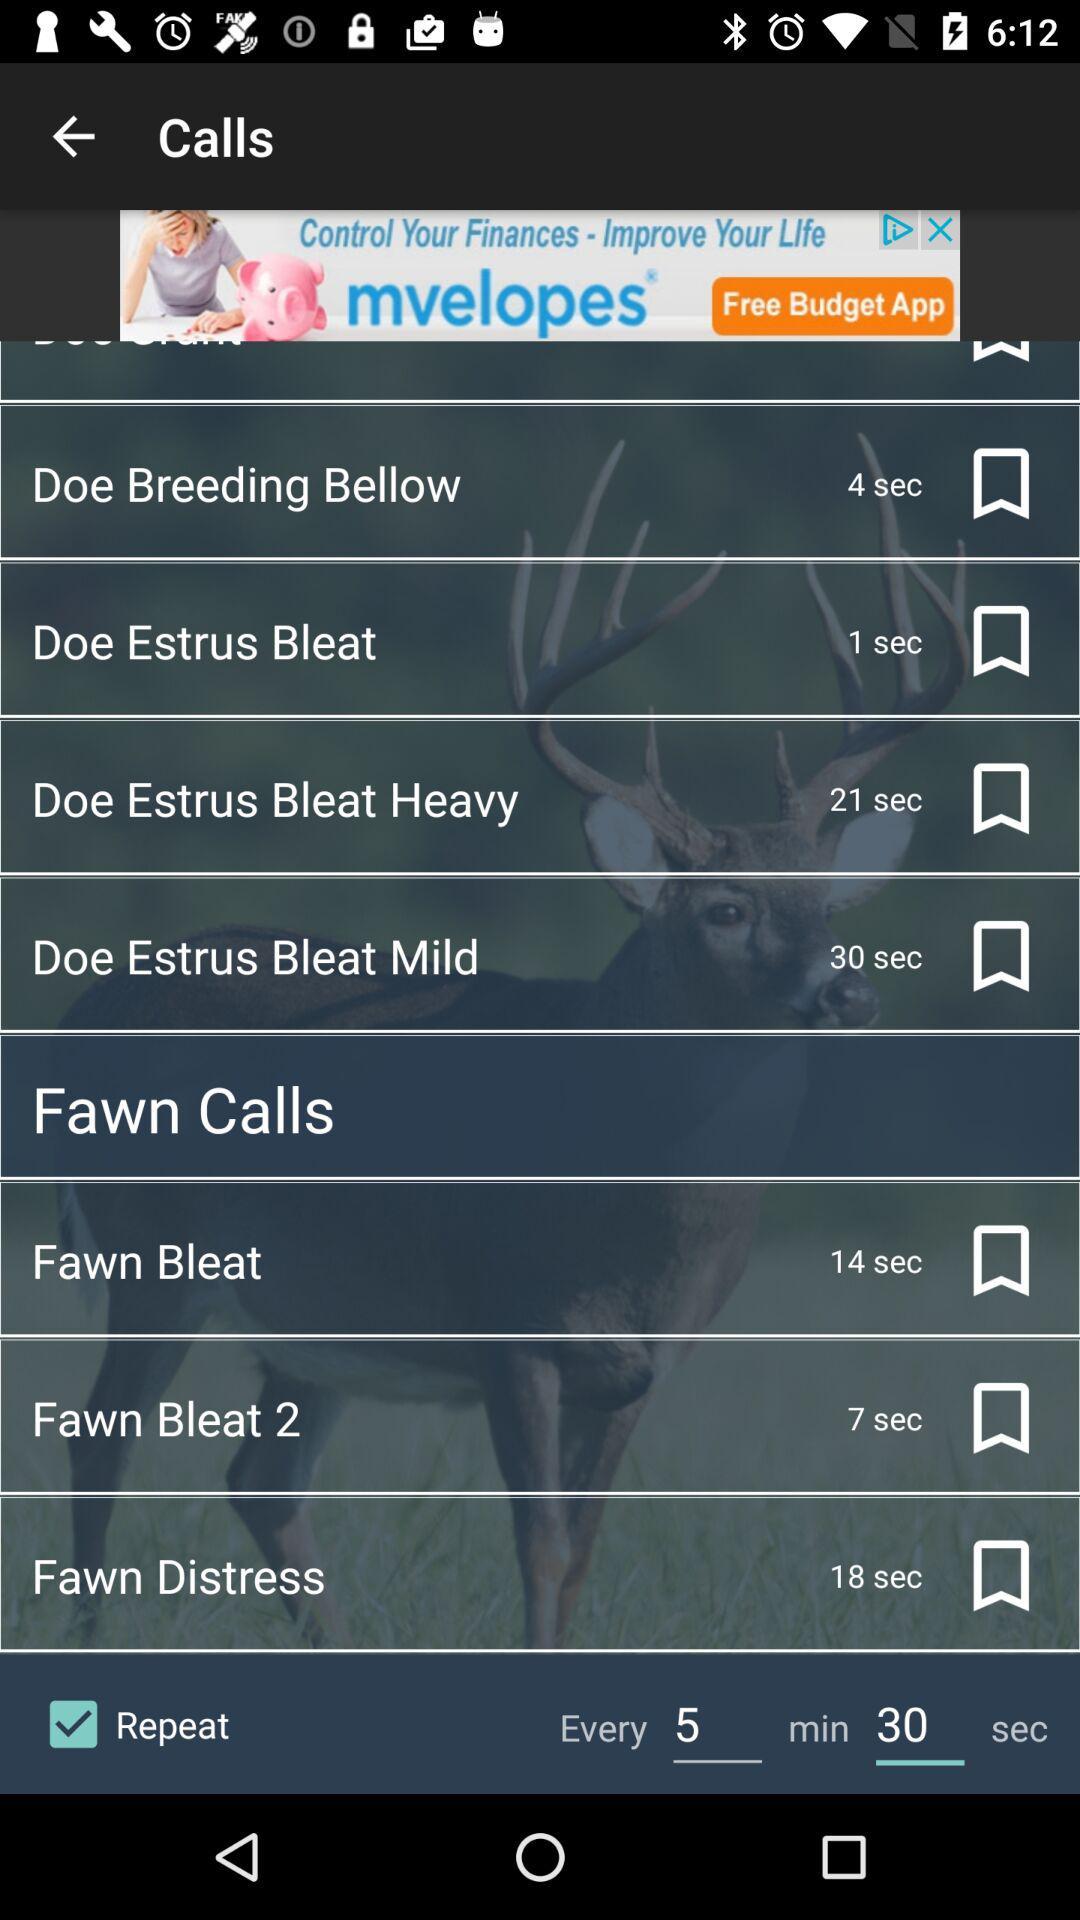 The width and height of the screenshot is (1080, 1920). I want to click on the bookmark icon, so click(984, 1417).